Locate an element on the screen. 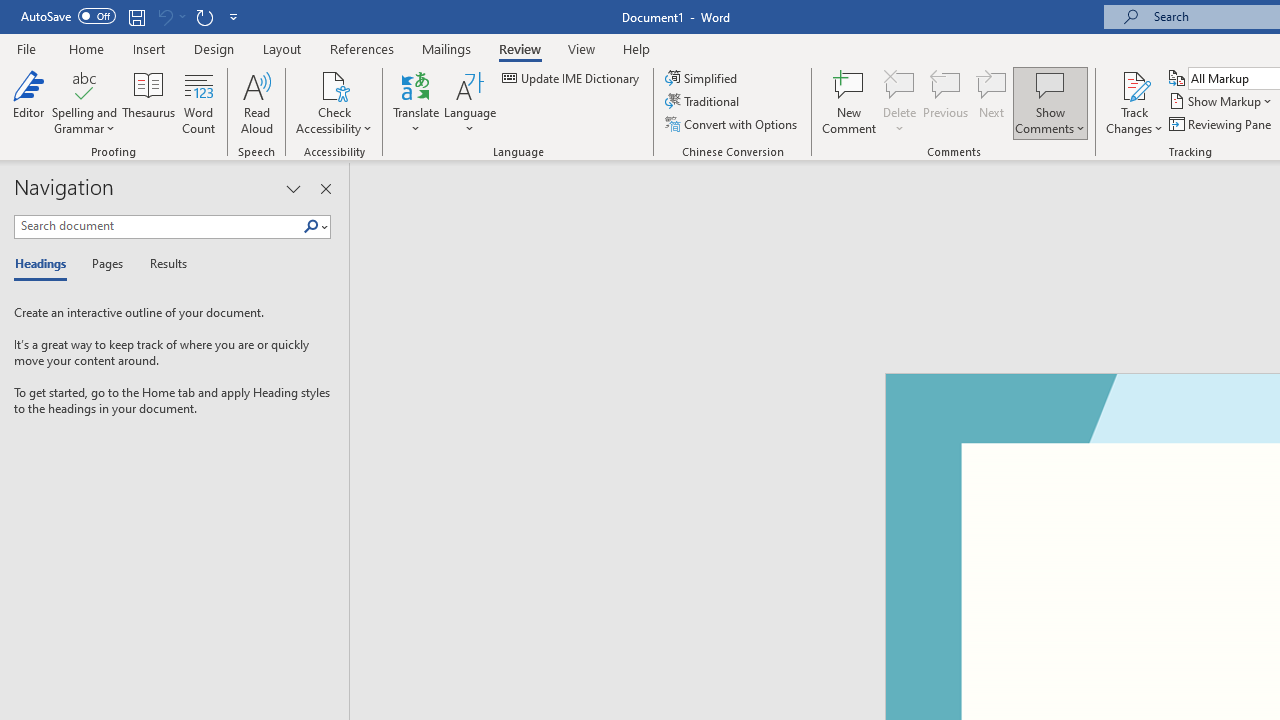 The width and height of the screenshot is (1280, 720). 'Show Markup' is located at coordinates (1221, 101).